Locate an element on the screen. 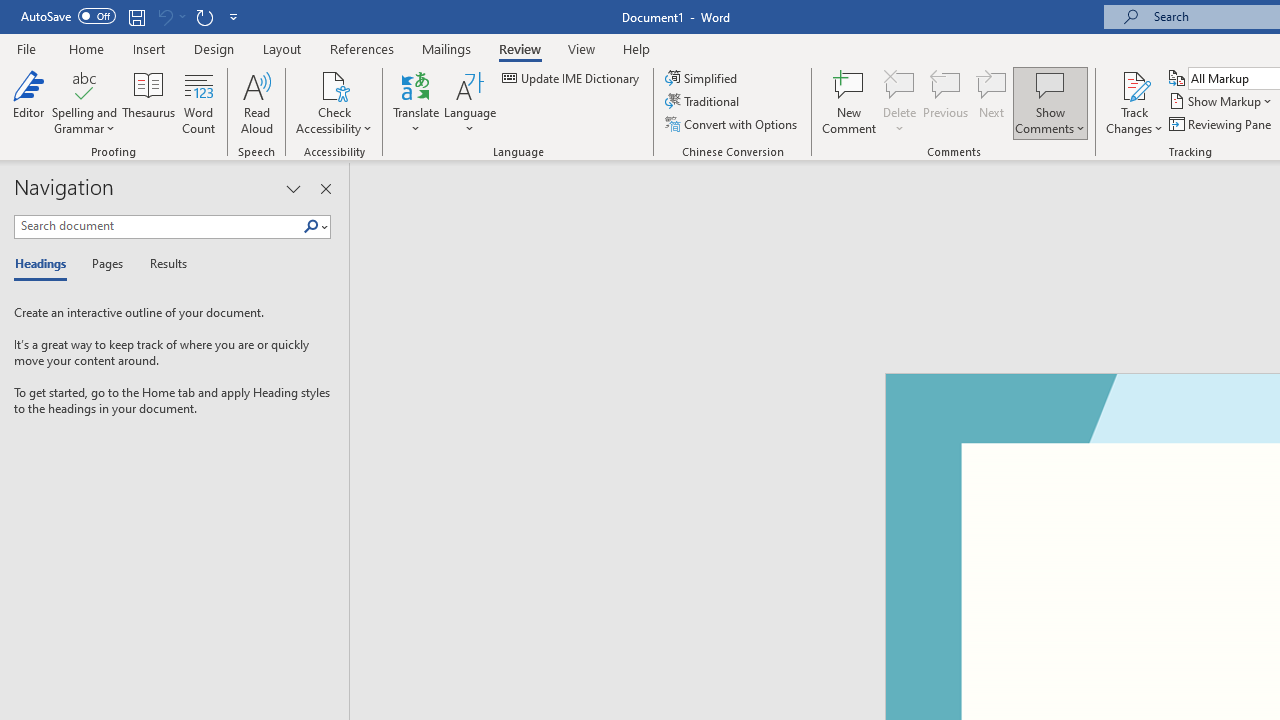 The width and height of the screenshot is (1280, 720). 'Show Markup' is located at coordinates (1221, 101).